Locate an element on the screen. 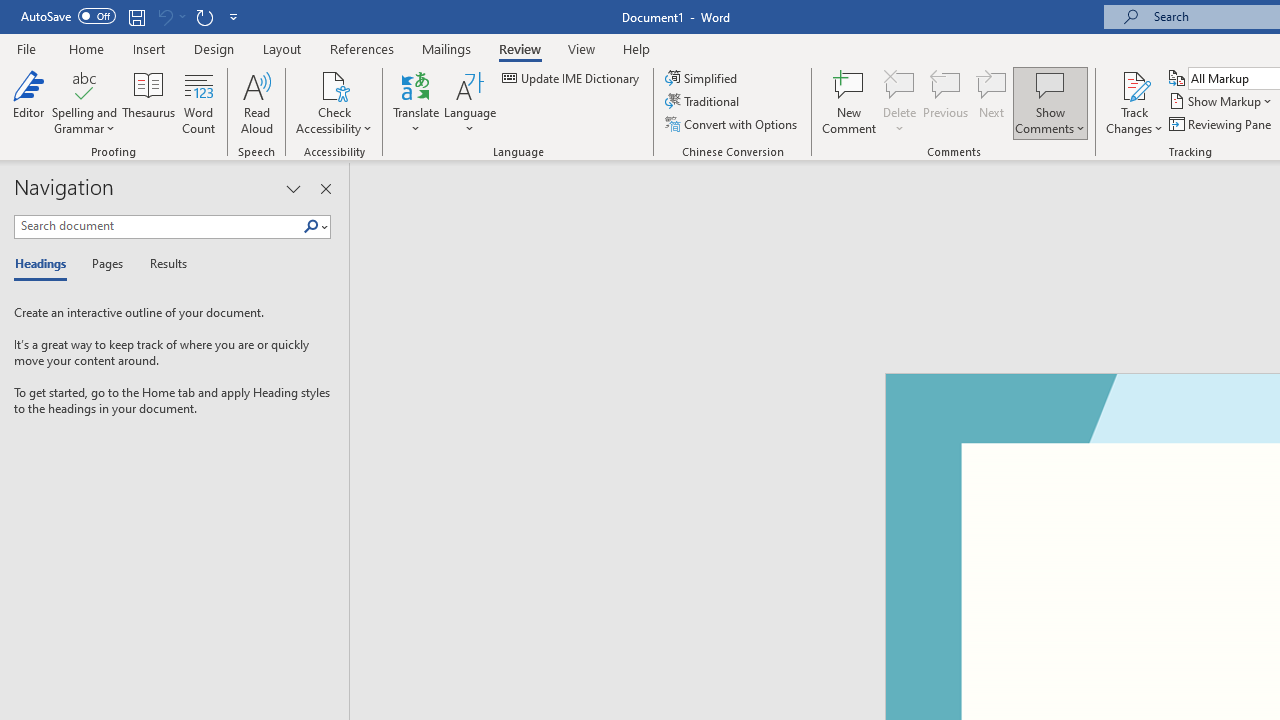 The width and height of the screenshot is (1280, 720). 'Show Markup' is located at coordinates (1221, 101).